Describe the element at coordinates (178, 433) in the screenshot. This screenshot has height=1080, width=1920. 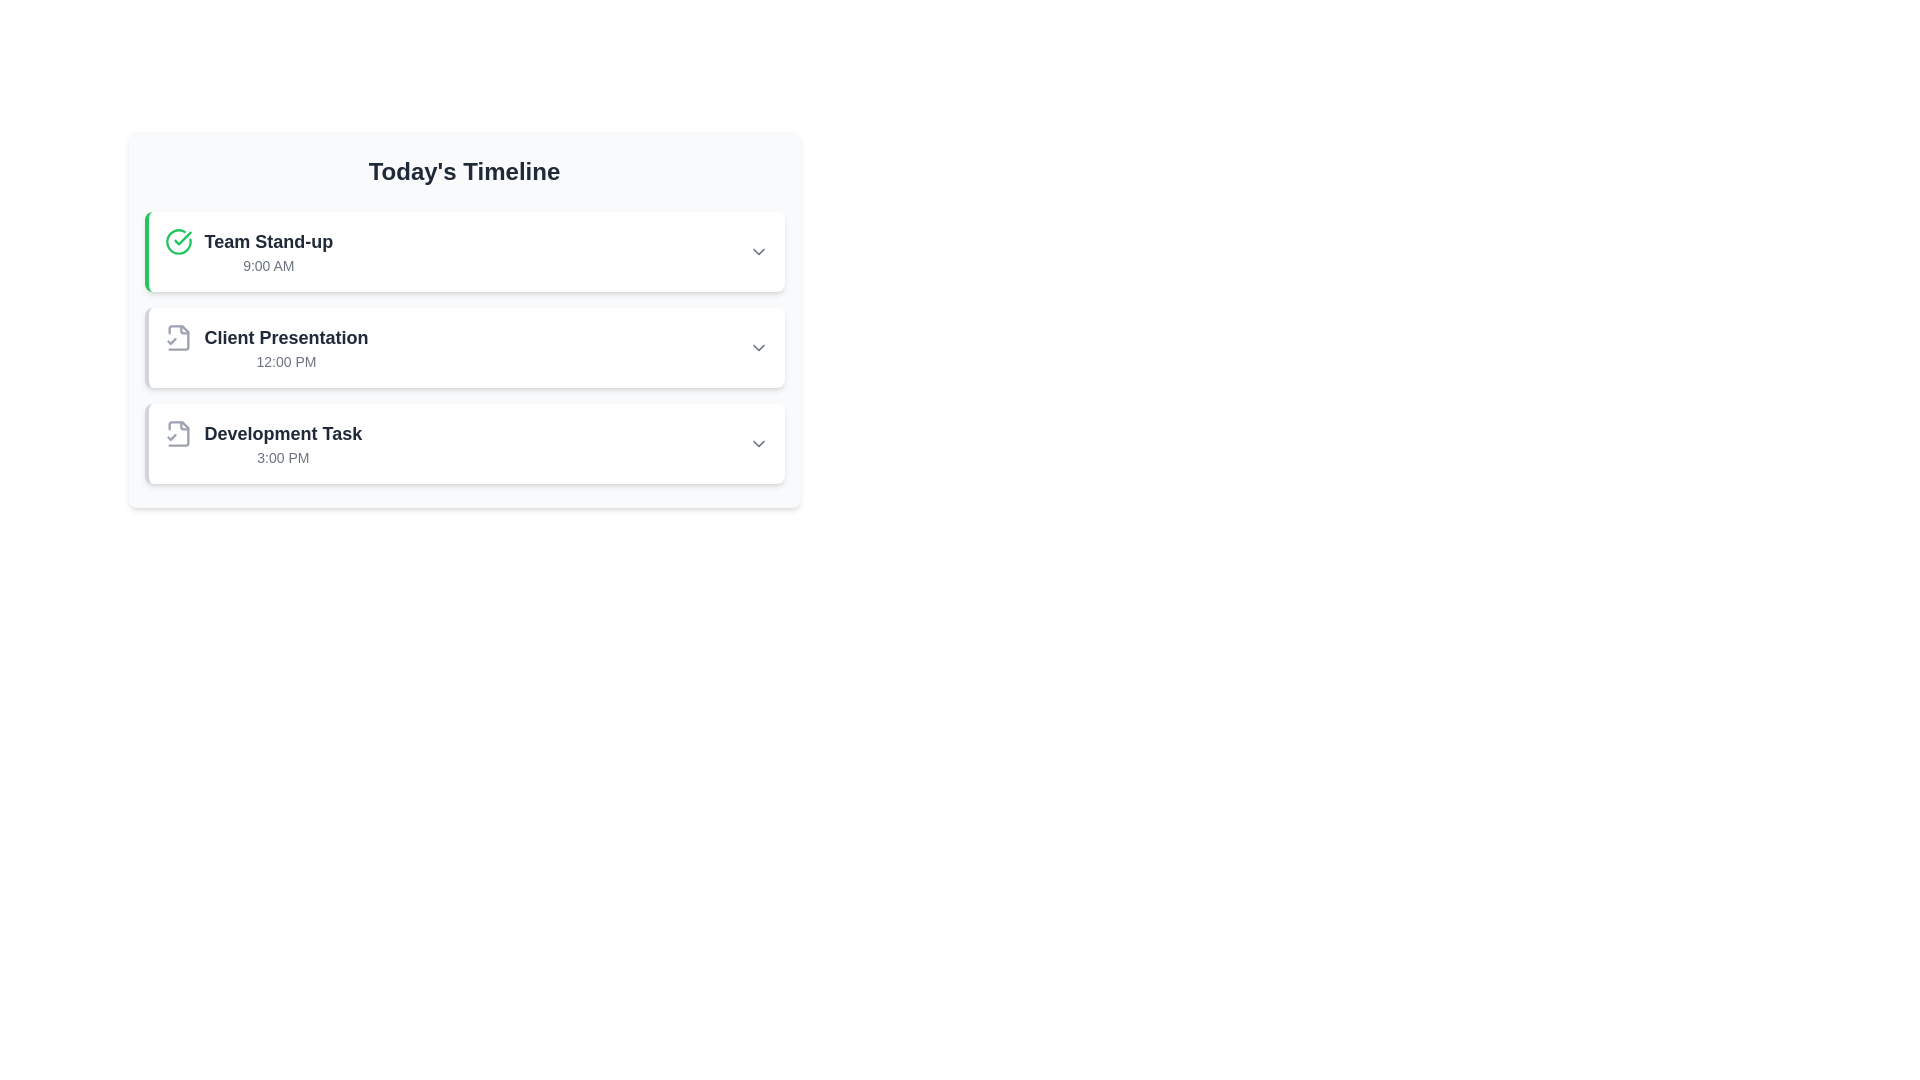
I see `the visual state of the small square-shaped icon resembling a file with a checkmark inside it, which is located to the left of the text 'Development Task'` at that location.